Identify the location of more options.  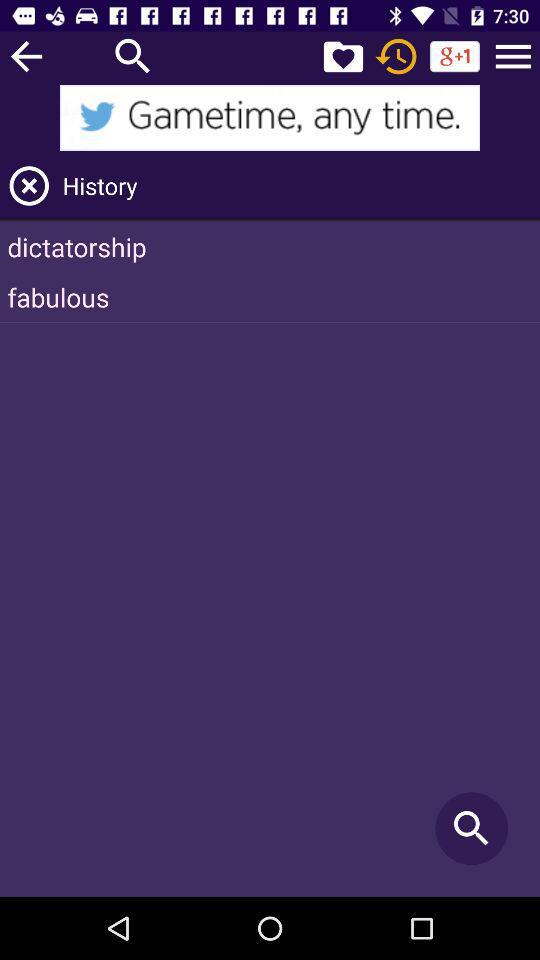
(513, 55).